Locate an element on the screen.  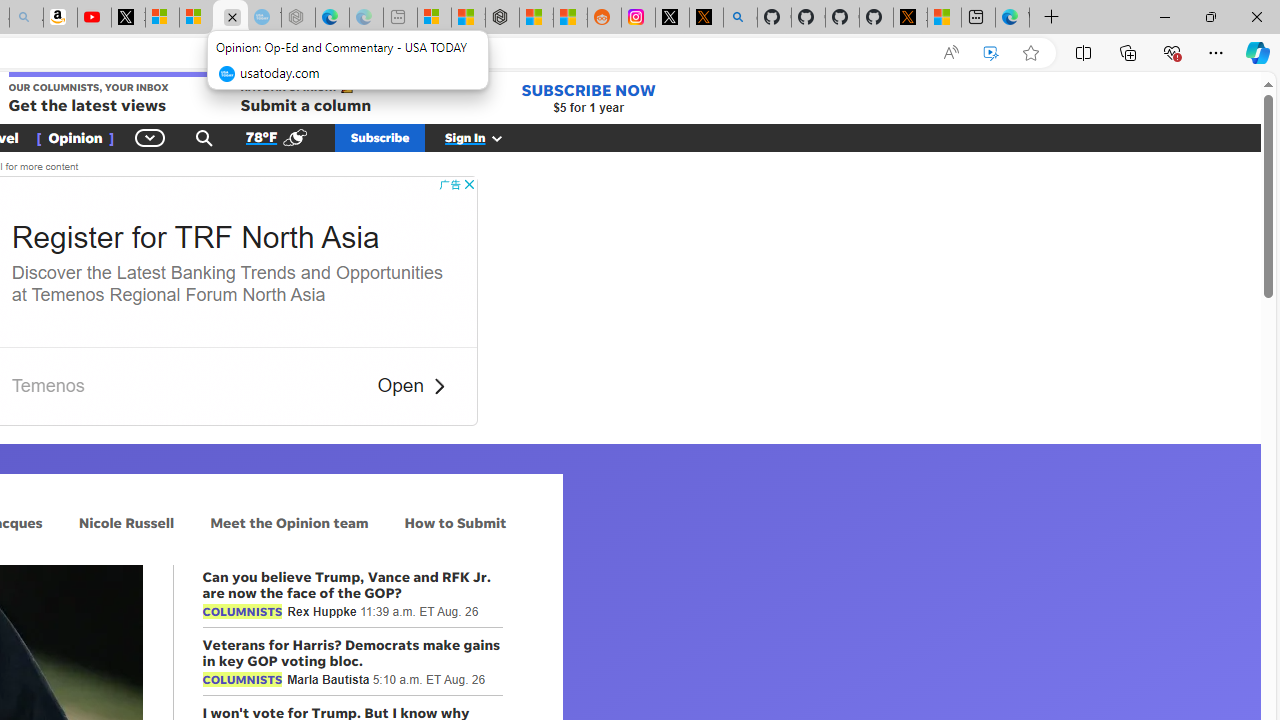
'Nordace - Duffels' is located at coordinates (502, 17).